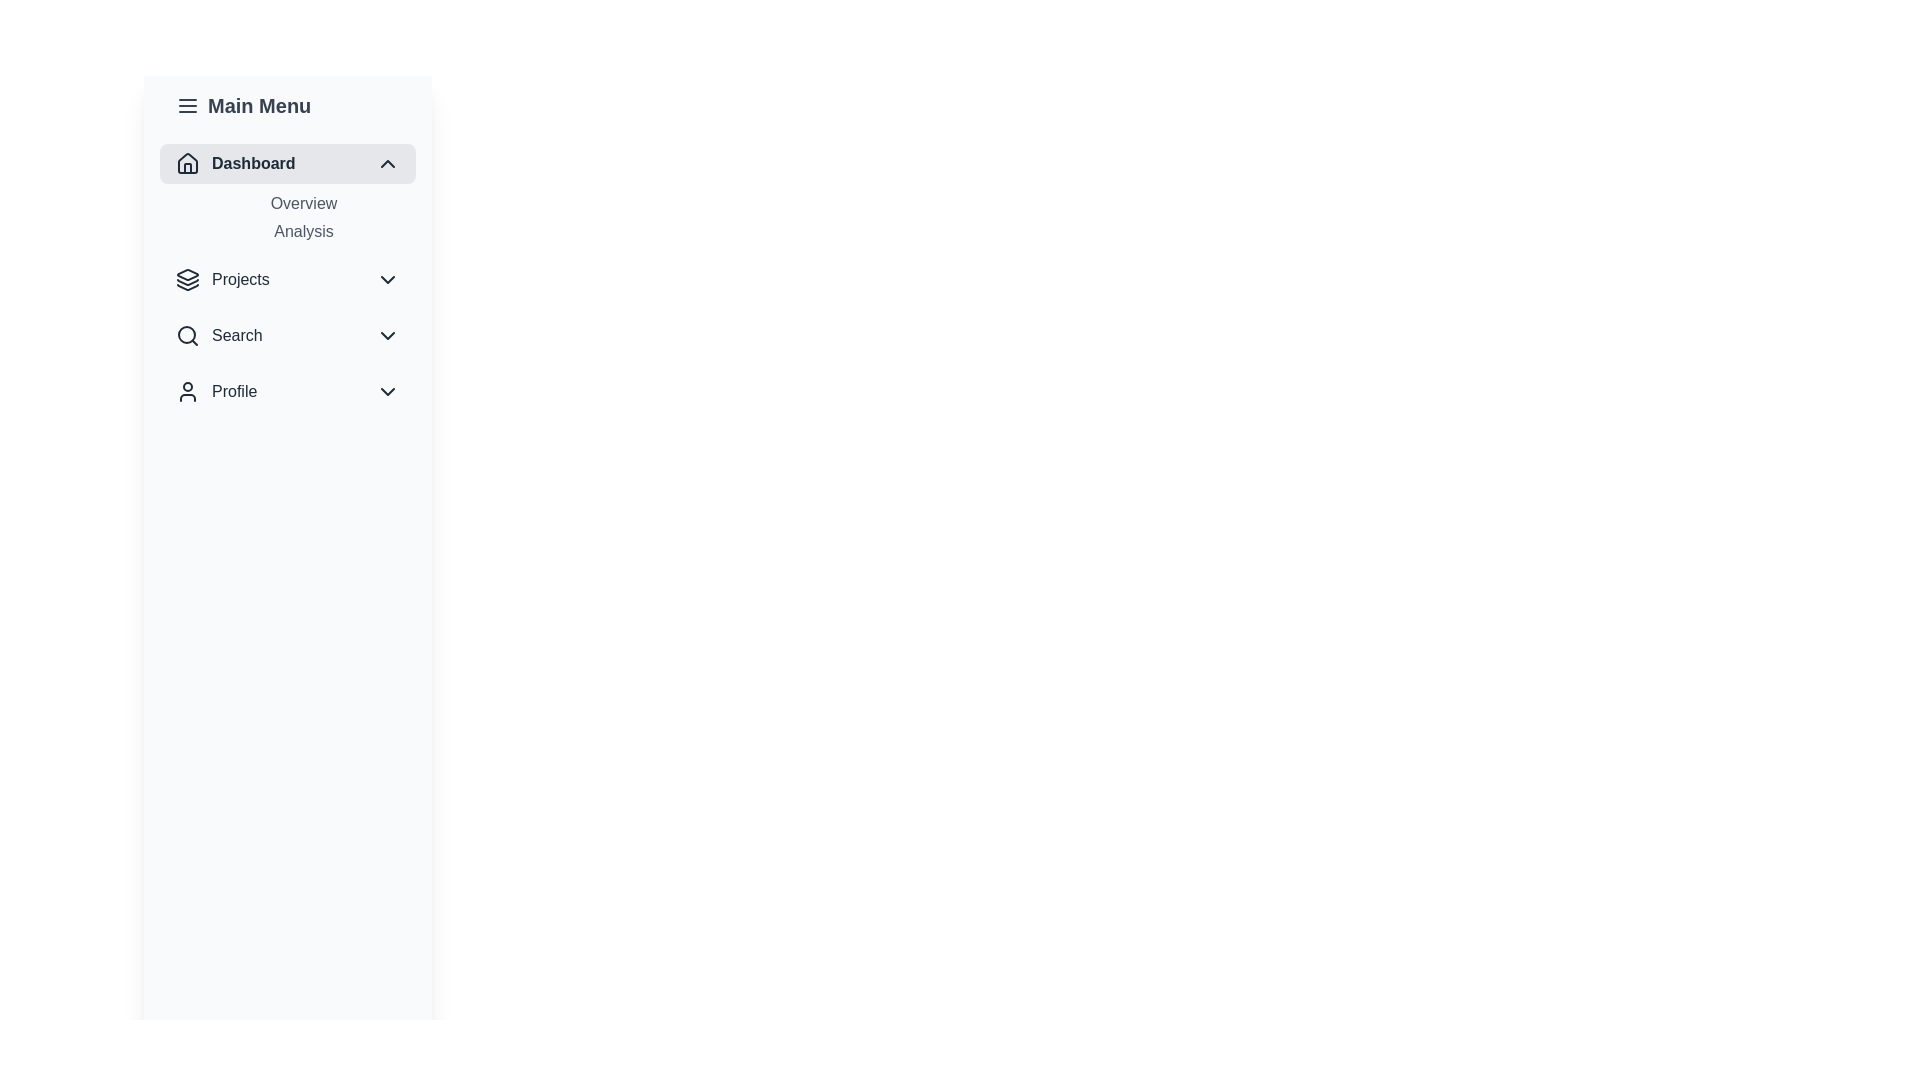 This screenshot has width=1920, height=1080. Describe the element at coordinates (287, 334) in the screenshot. I see `the 'Search' menu item, which is the fourth item in the vertical navigation menu on the left side, located between 'Projects' and 'Profile'` at that location.